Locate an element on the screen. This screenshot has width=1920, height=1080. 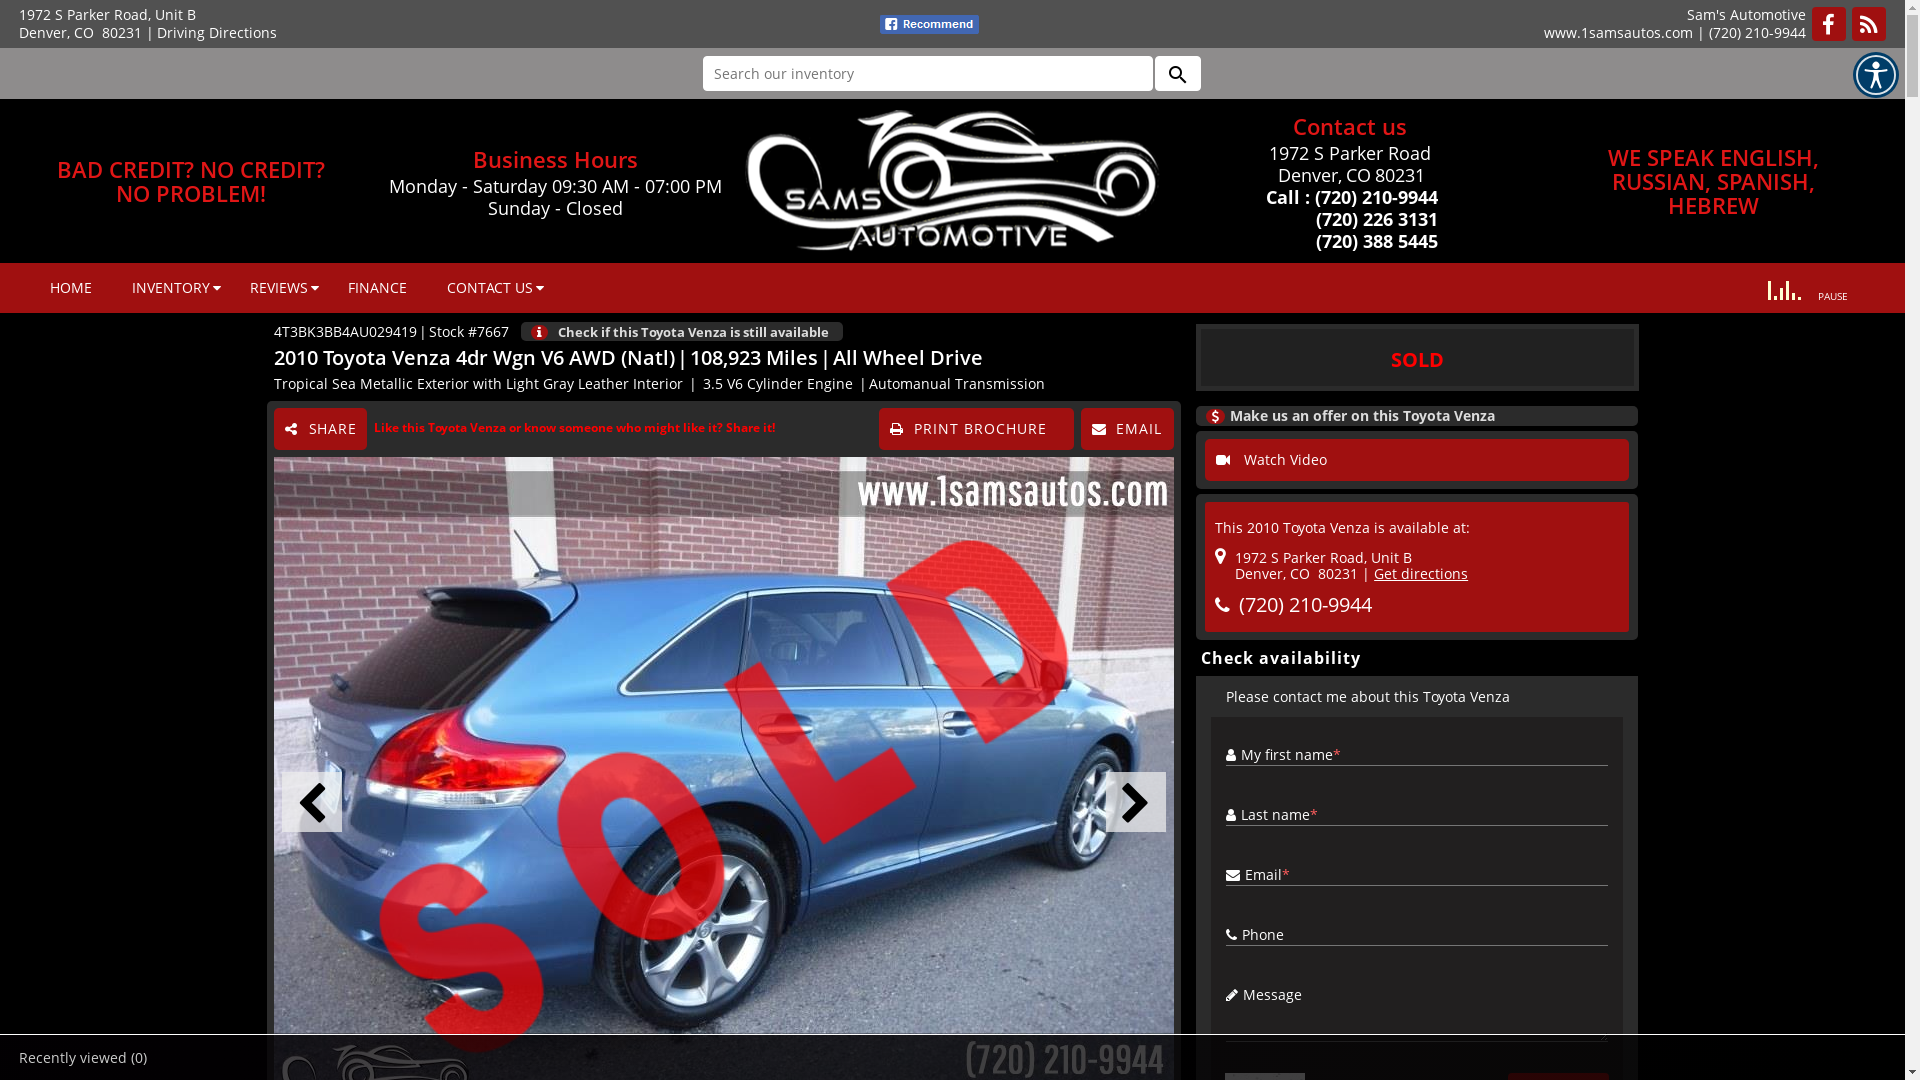
'           (720) 388 5445' is located at coordinates (1260, 239).